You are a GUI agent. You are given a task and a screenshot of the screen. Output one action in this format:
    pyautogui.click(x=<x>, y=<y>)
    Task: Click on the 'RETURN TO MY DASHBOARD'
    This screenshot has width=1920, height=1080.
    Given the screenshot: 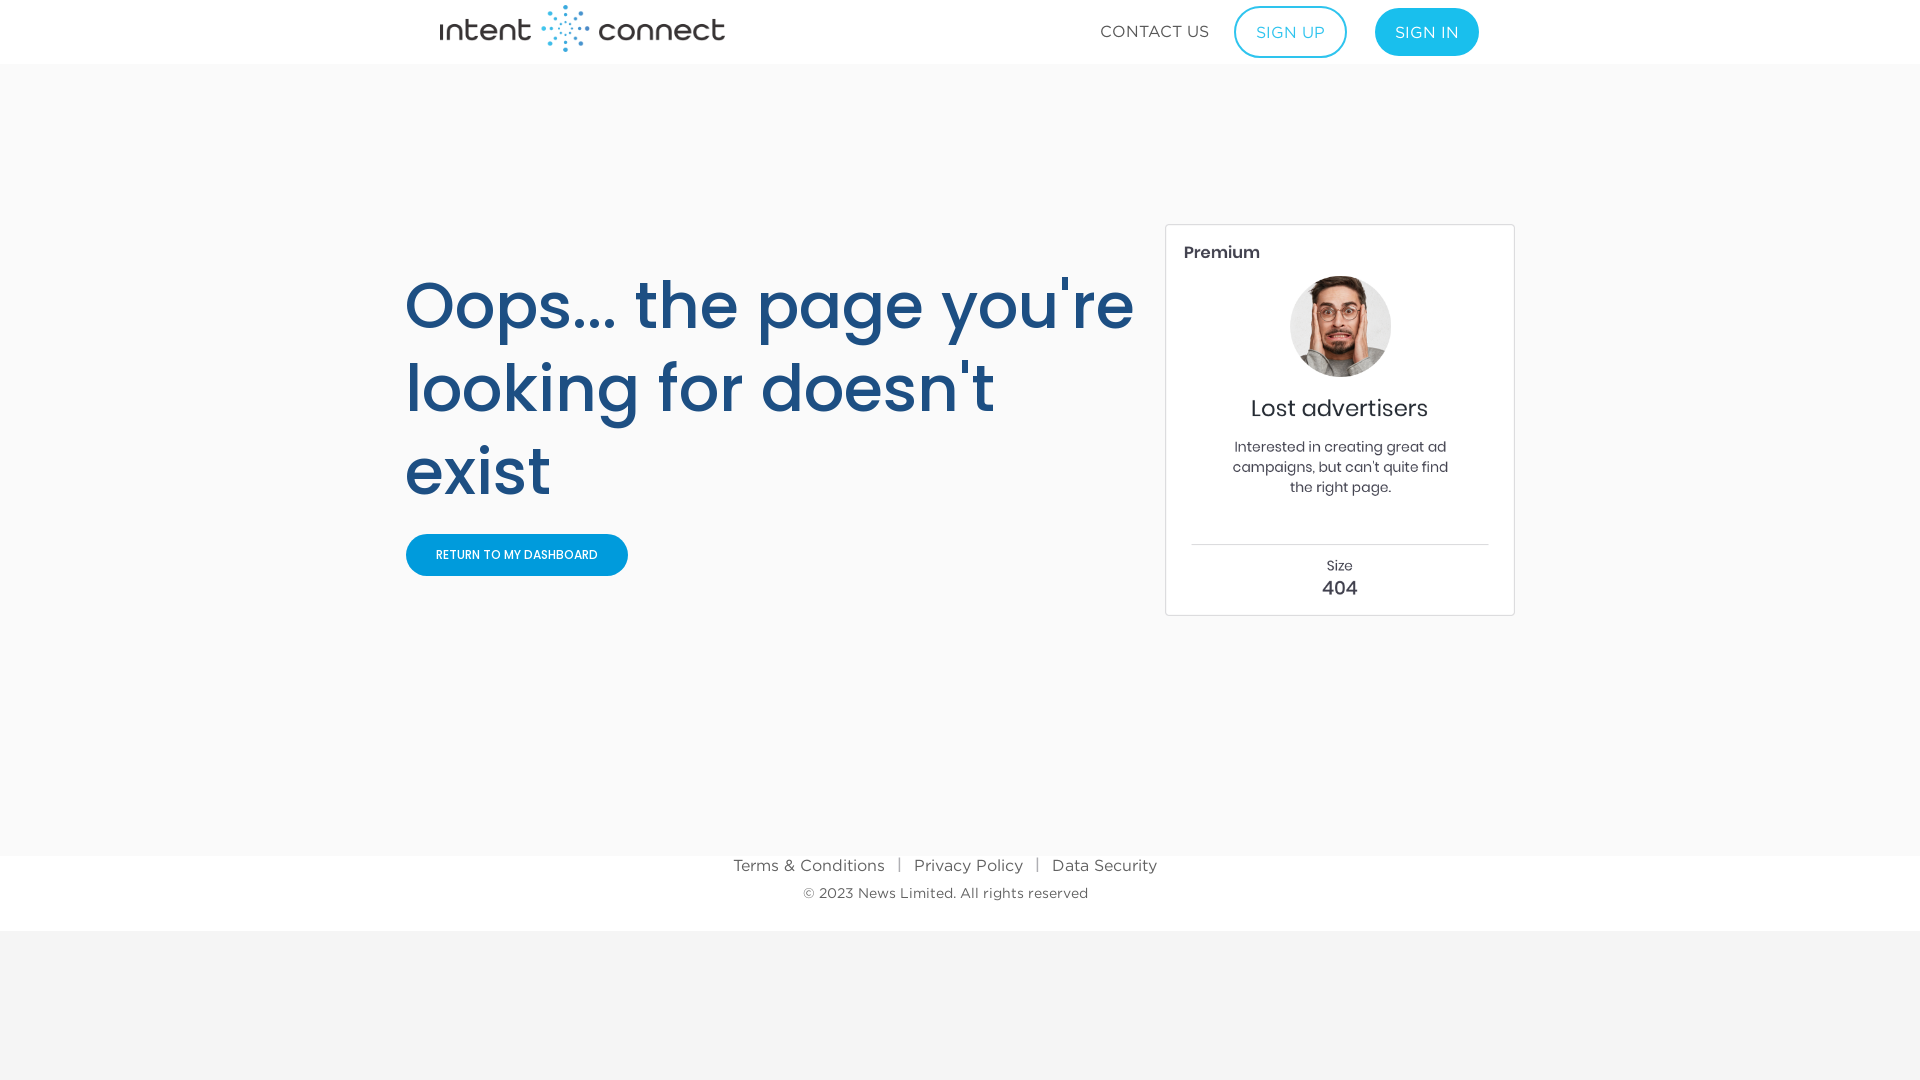 What is the action you would take?
    pyautogui.click(x=517, y=555)
    